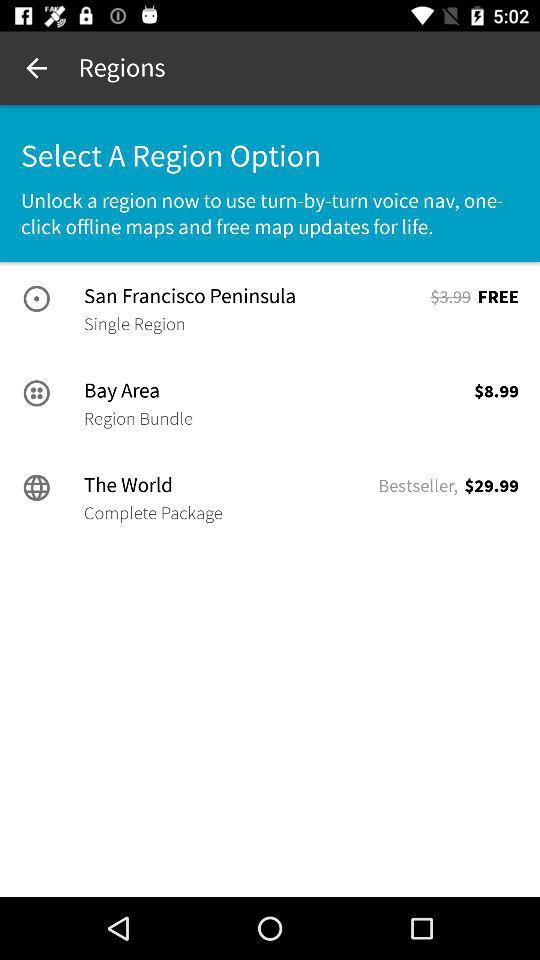 Image resolution: width=540 pixels, height=960 pixels. Describe the element at coordinates (417, 485) in the screenshot. I see `the icon next to the world item` at that location.